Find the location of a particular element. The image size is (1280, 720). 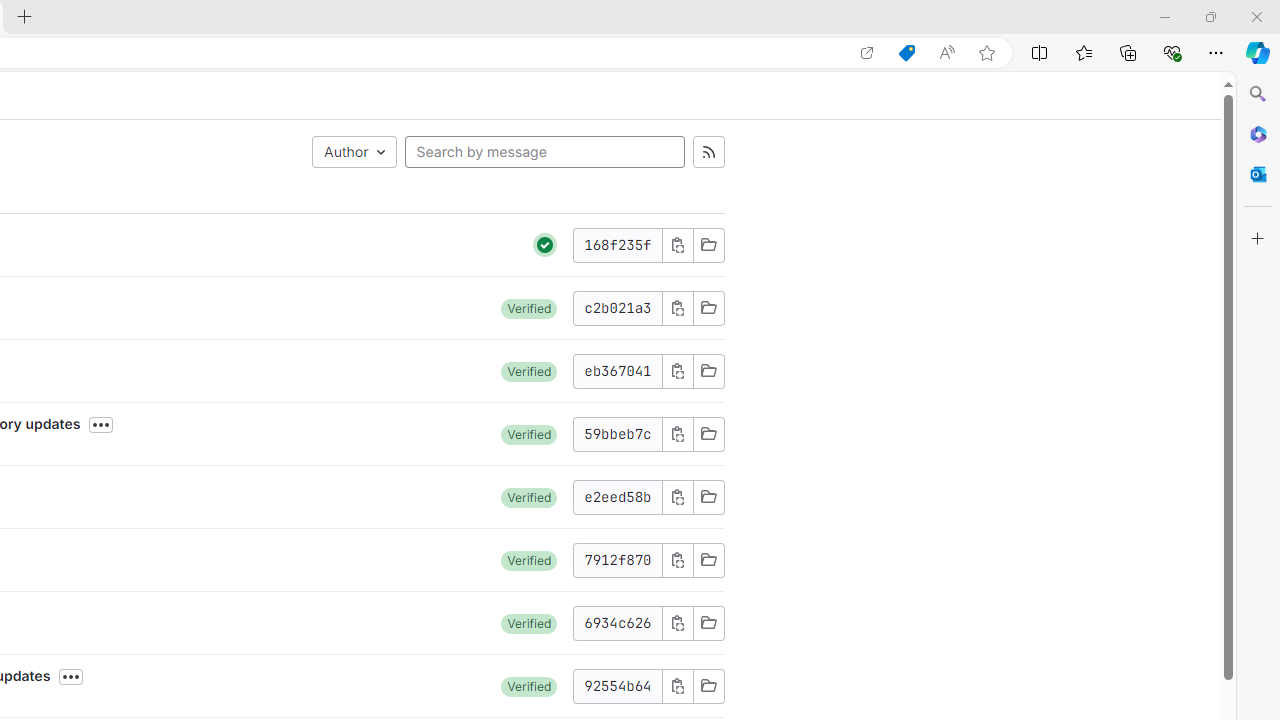

'Close Outlook pane' is located at coordinates (1257, 173).